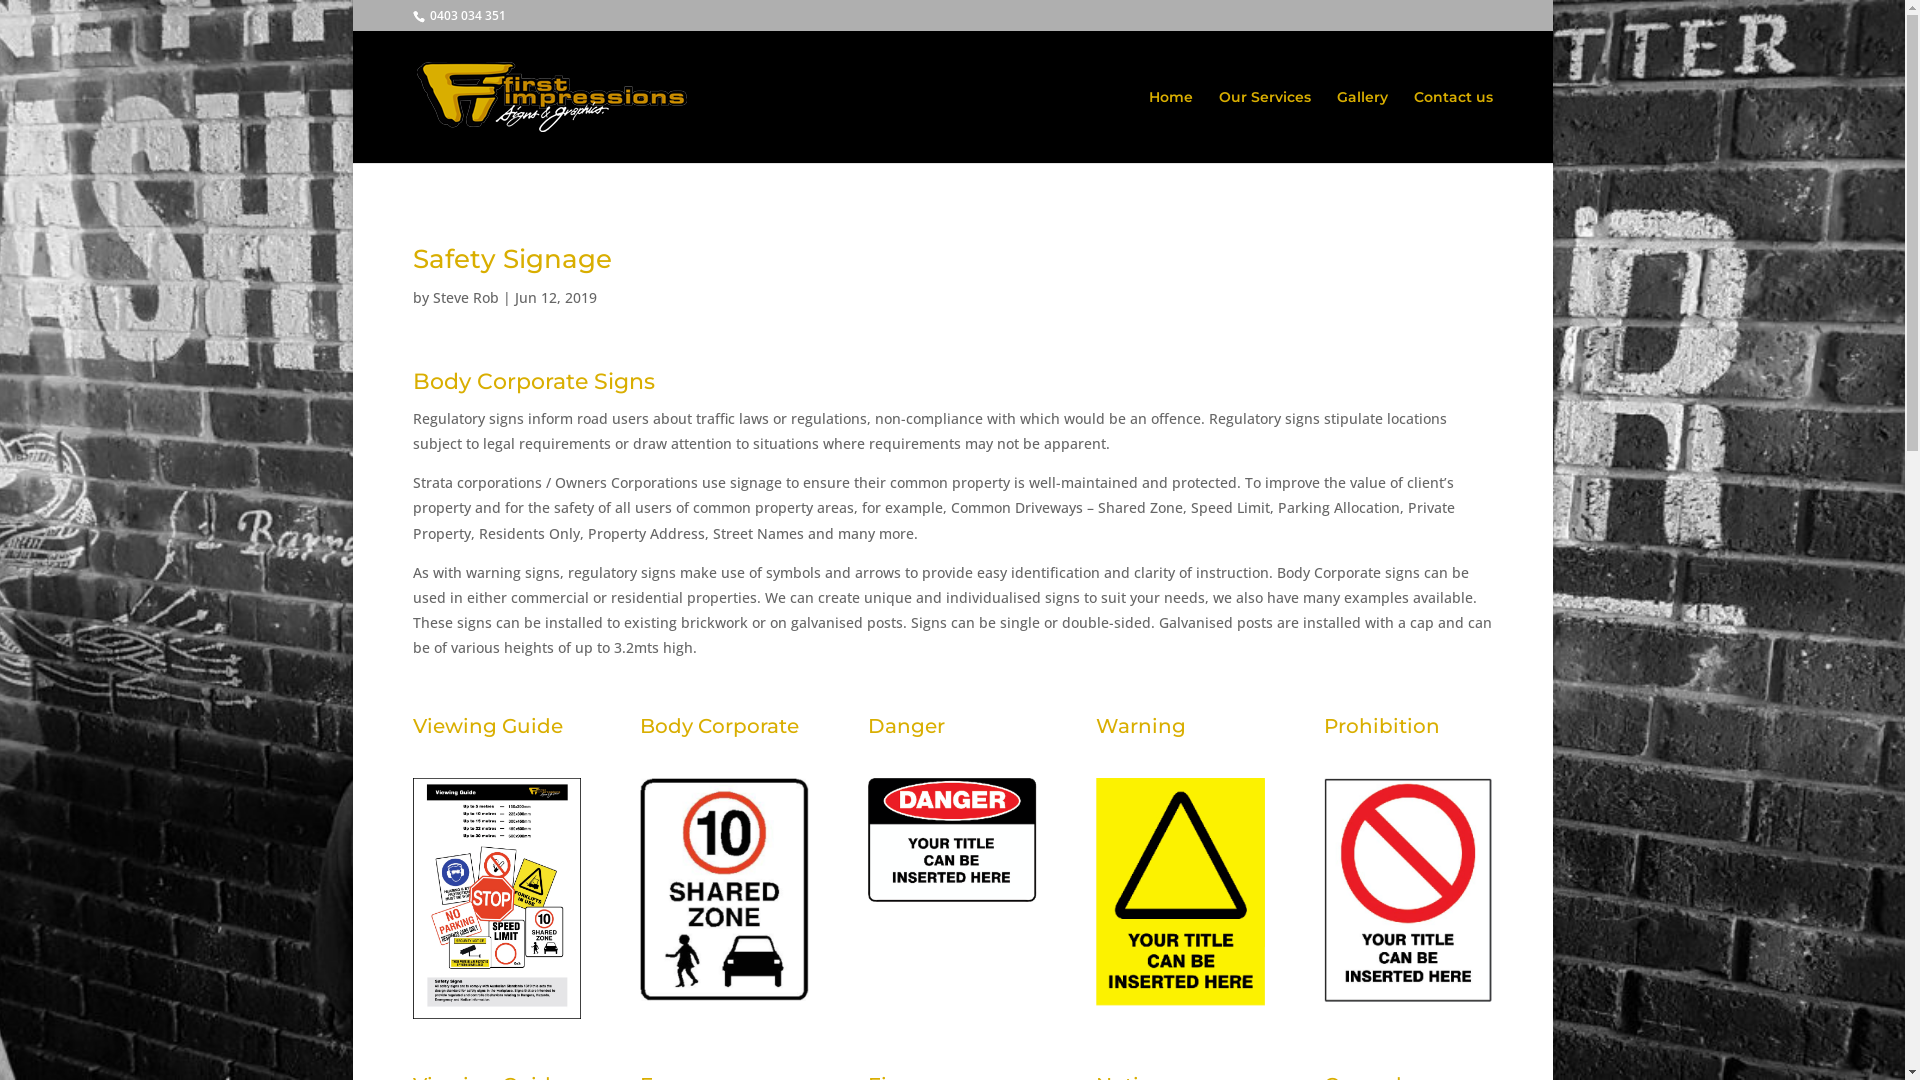  Describe the element at coordinates (464, 297) in the screenshot. I see `'Steve Rob'` at that location.